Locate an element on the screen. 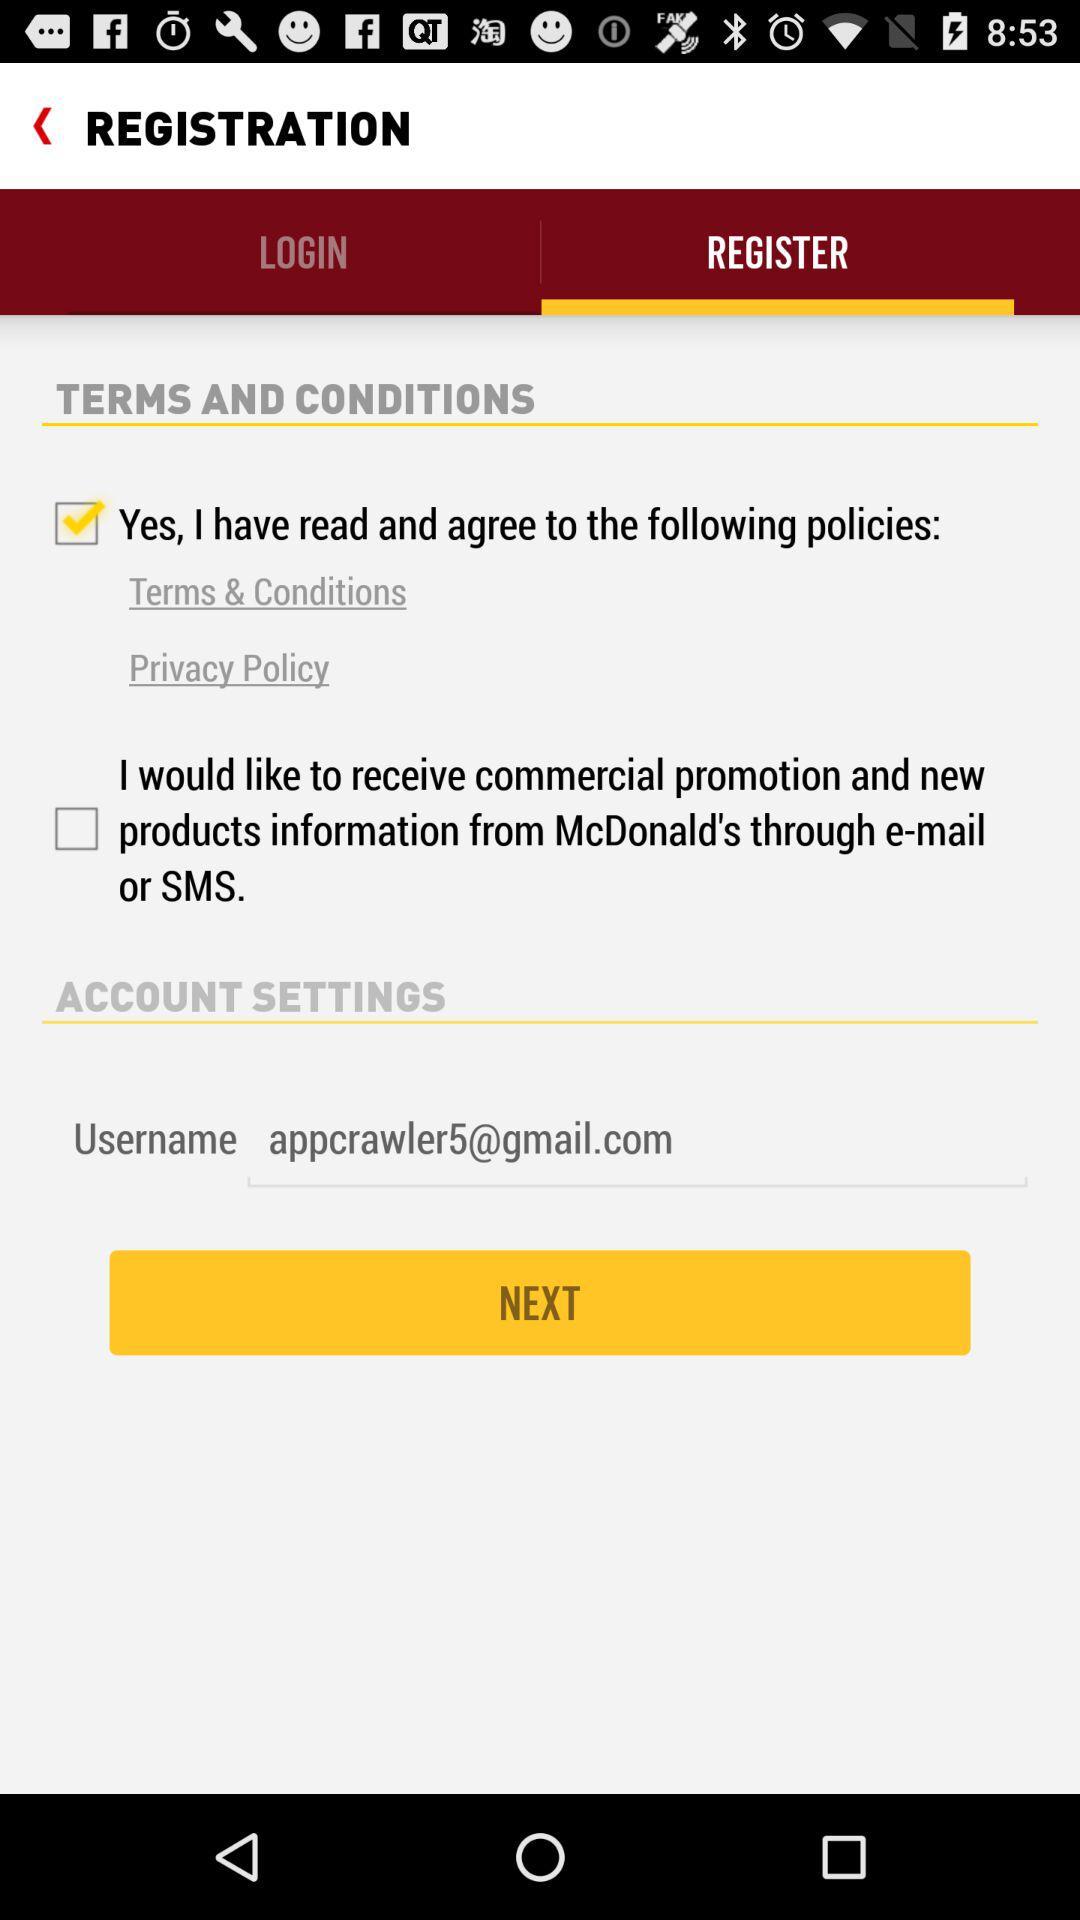 The width and height of the screenshot is (1080, 1920). appcrawler5@gmail.com item is located at coordinates (637, 1138).